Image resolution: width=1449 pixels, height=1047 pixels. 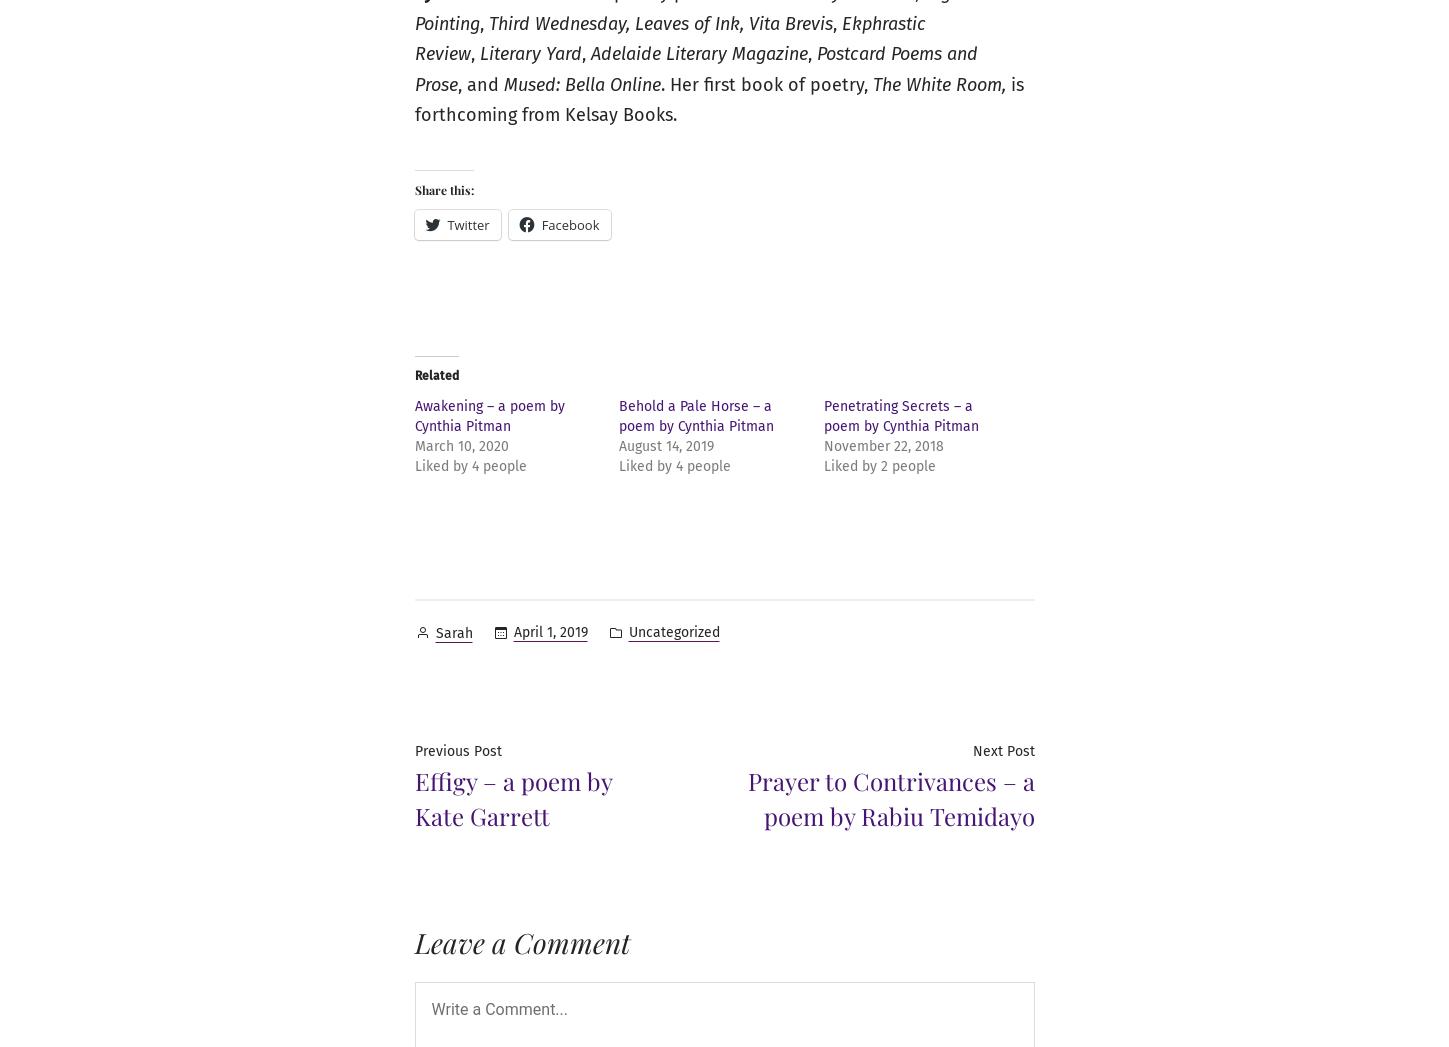 What do you see at coordinates (457, 751) in the screenshot?
I see `'Previous Post'` at bounding box center [457, 751].